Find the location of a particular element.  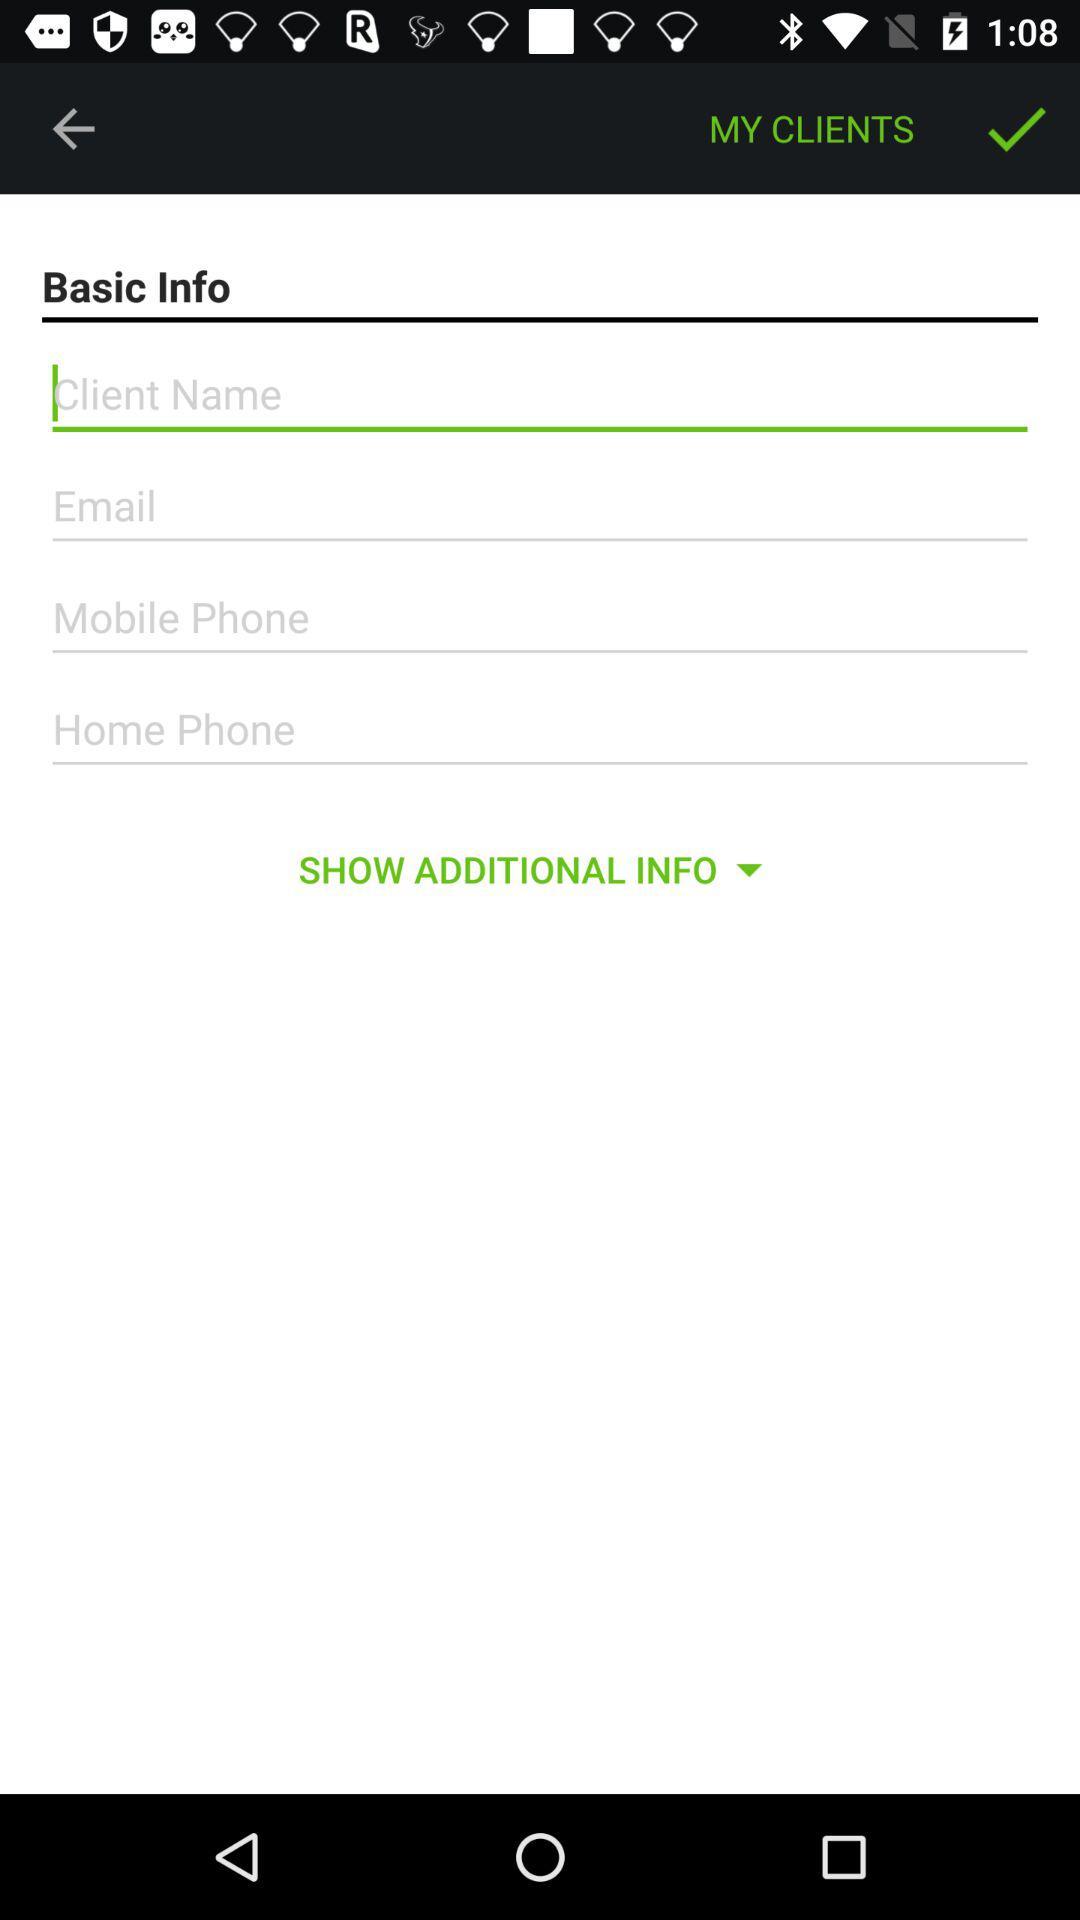

mobile phone number is located at coordinates (540, 616).